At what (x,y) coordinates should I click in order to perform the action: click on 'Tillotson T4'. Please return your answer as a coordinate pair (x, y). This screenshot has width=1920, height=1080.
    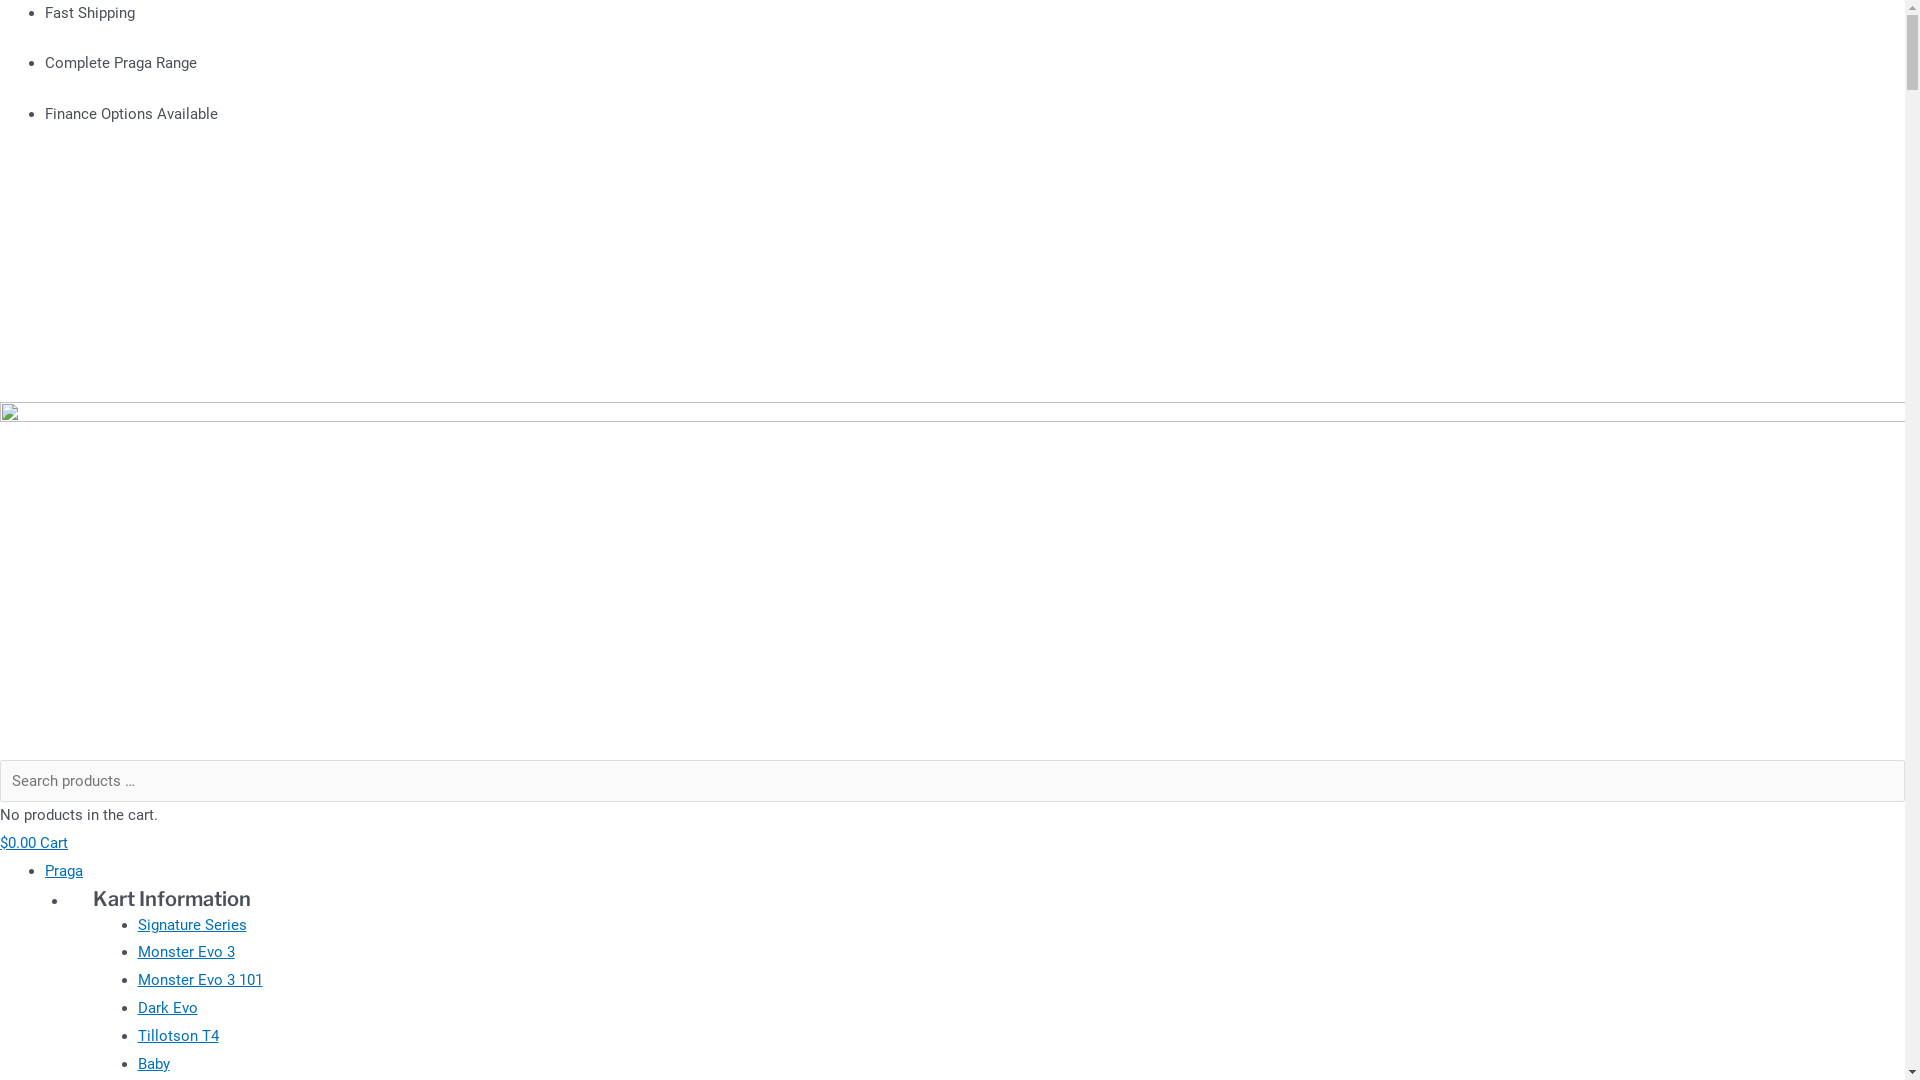
    Looking at the image, I should click on (178, 1035).